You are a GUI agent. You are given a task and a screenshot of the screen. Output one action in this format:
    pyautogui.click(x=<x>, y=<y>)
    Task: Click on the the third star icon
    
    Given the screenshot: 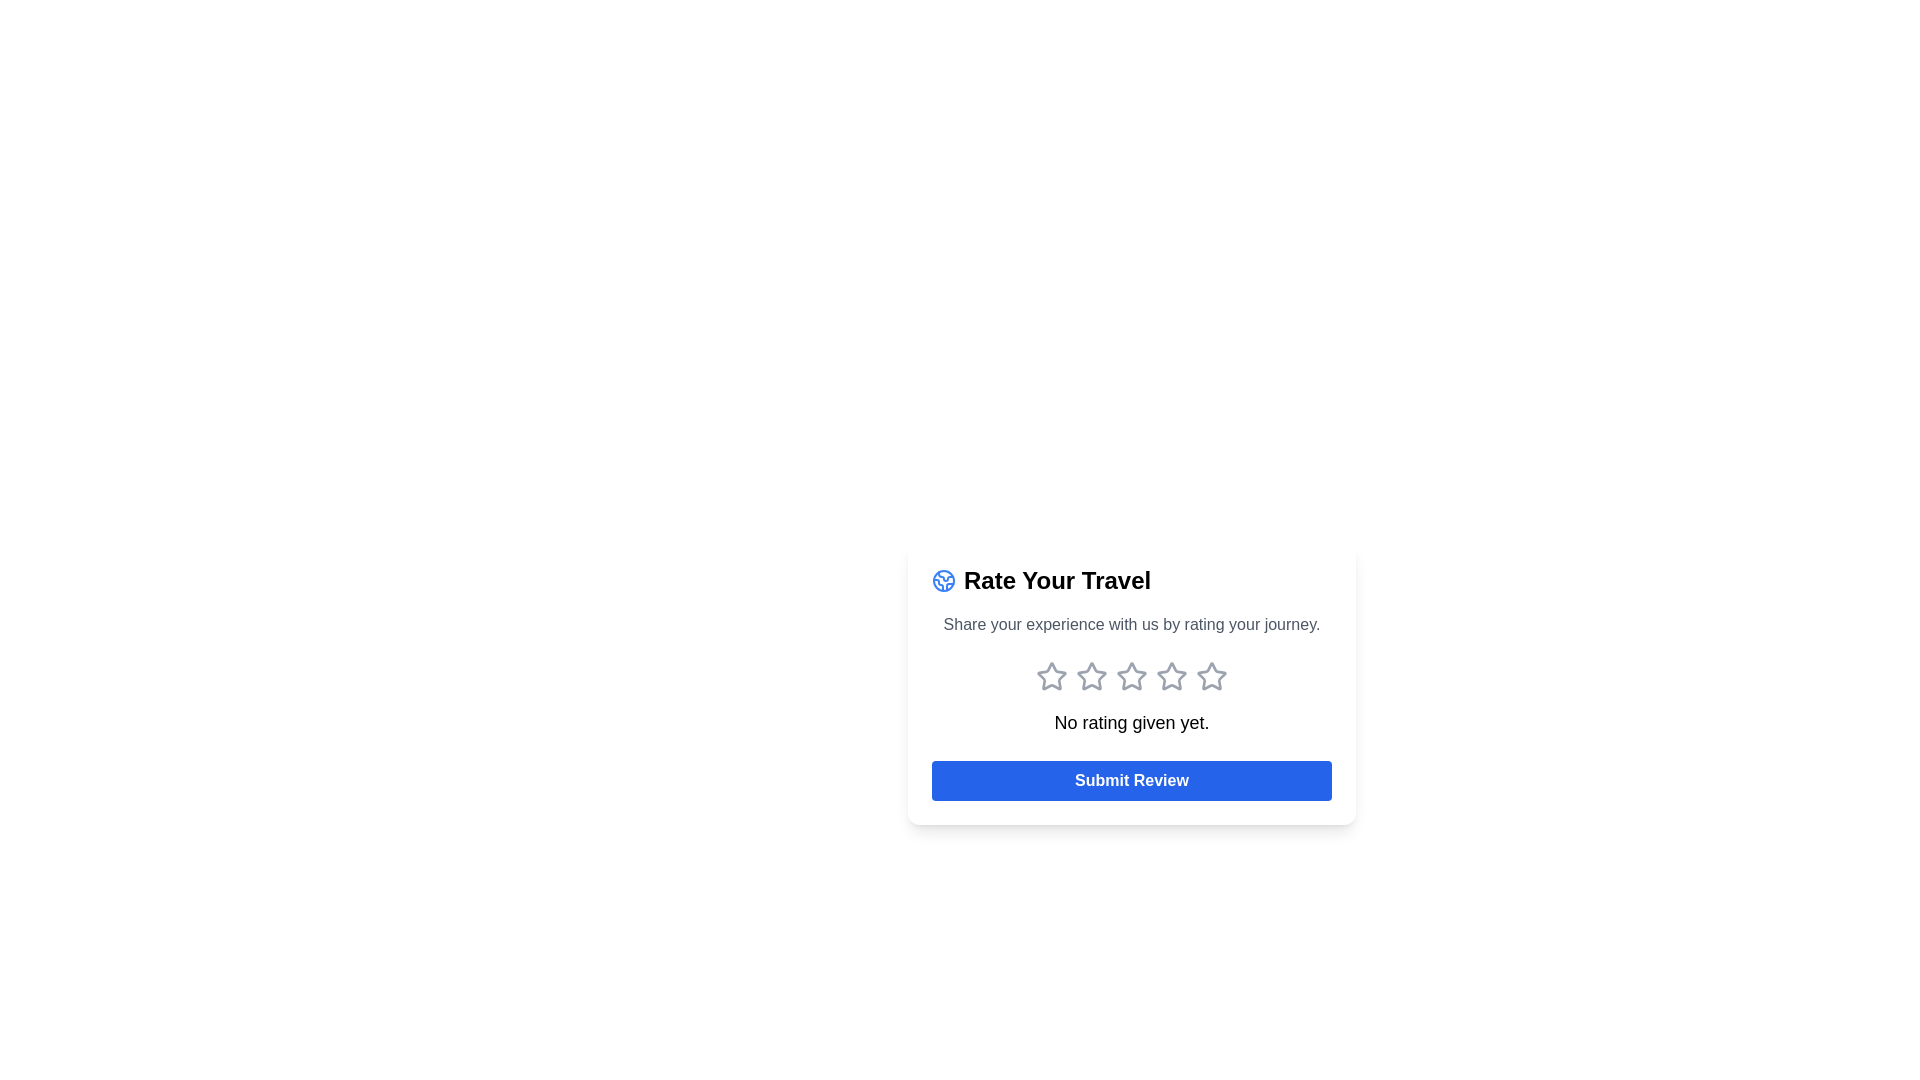 What is the action you would take?
    pyautogui.click(x=1171, y=675)
    